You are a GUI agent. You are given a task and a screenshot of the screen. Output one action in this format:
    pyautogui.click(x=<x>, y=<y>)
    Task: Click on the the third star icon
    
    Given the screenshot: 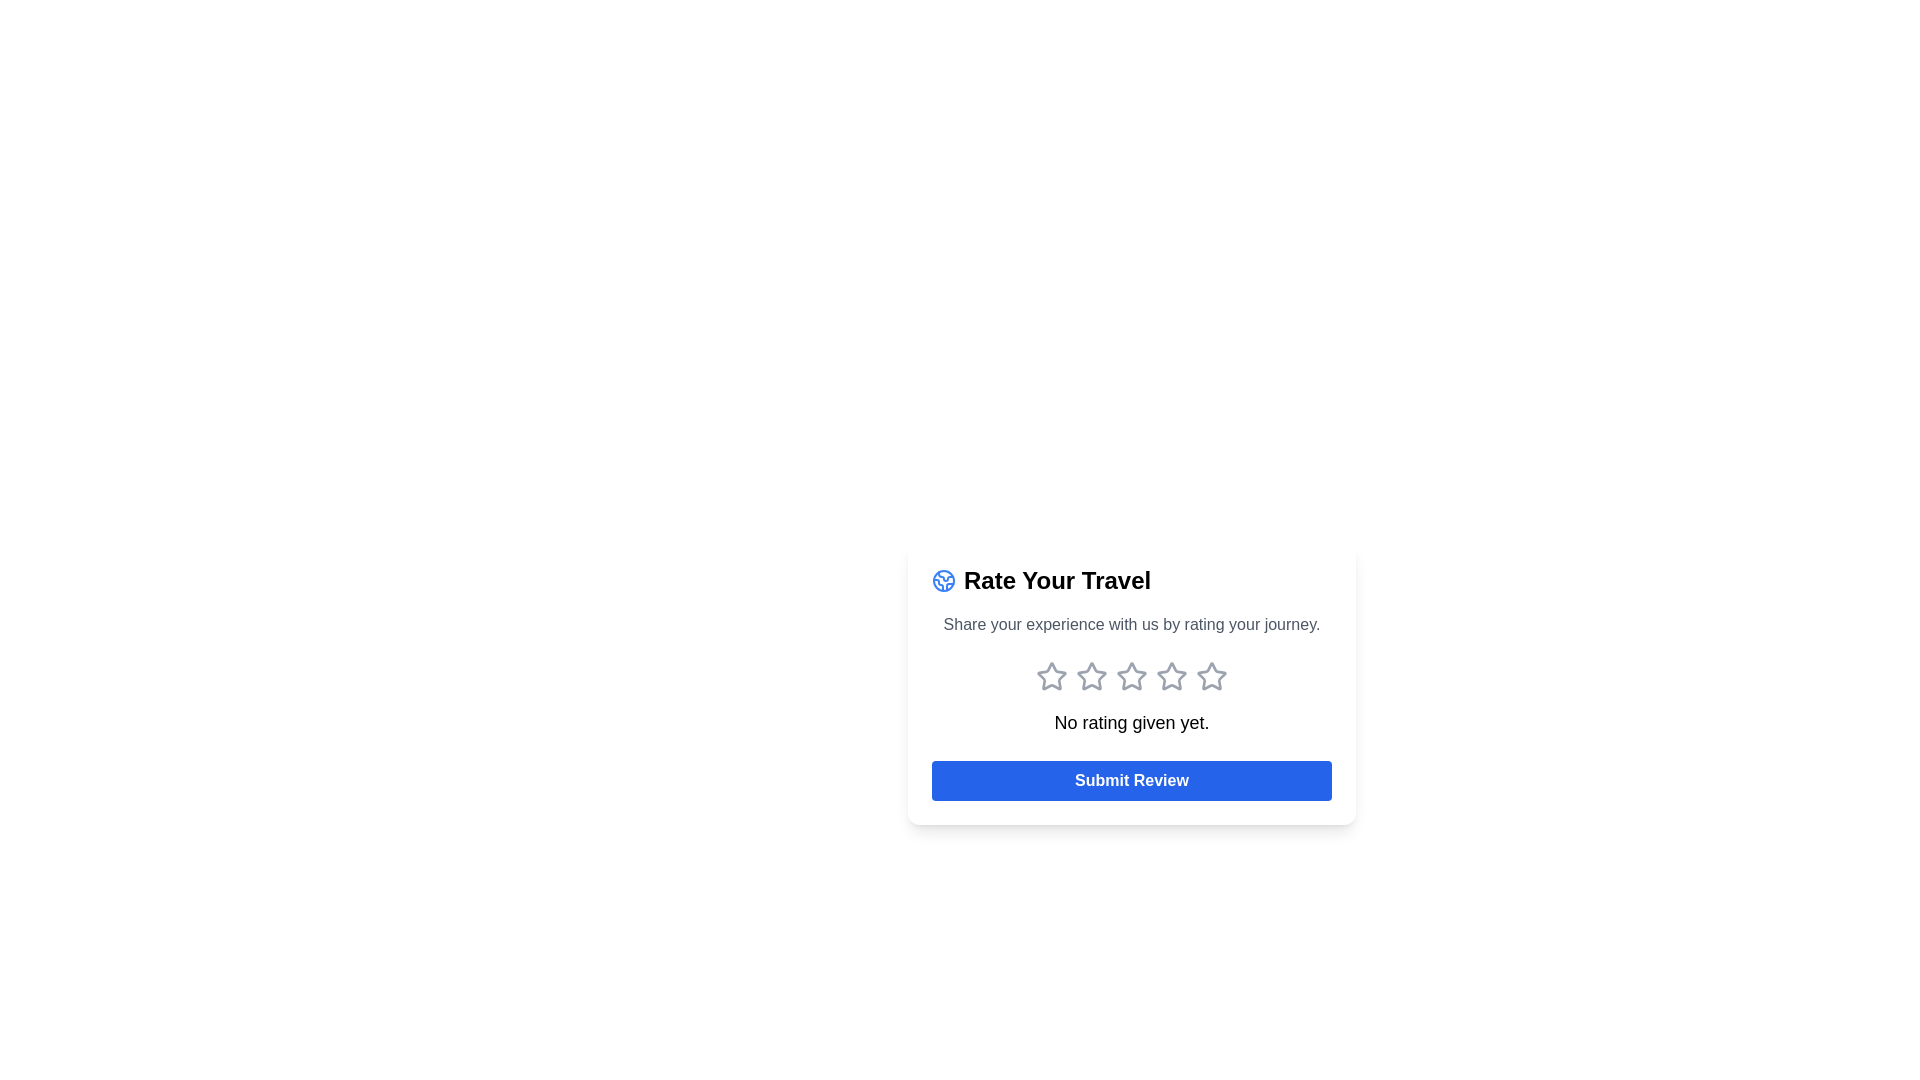 What is the action you would take?
    pyautogui.click(x=1171, y=675)
    